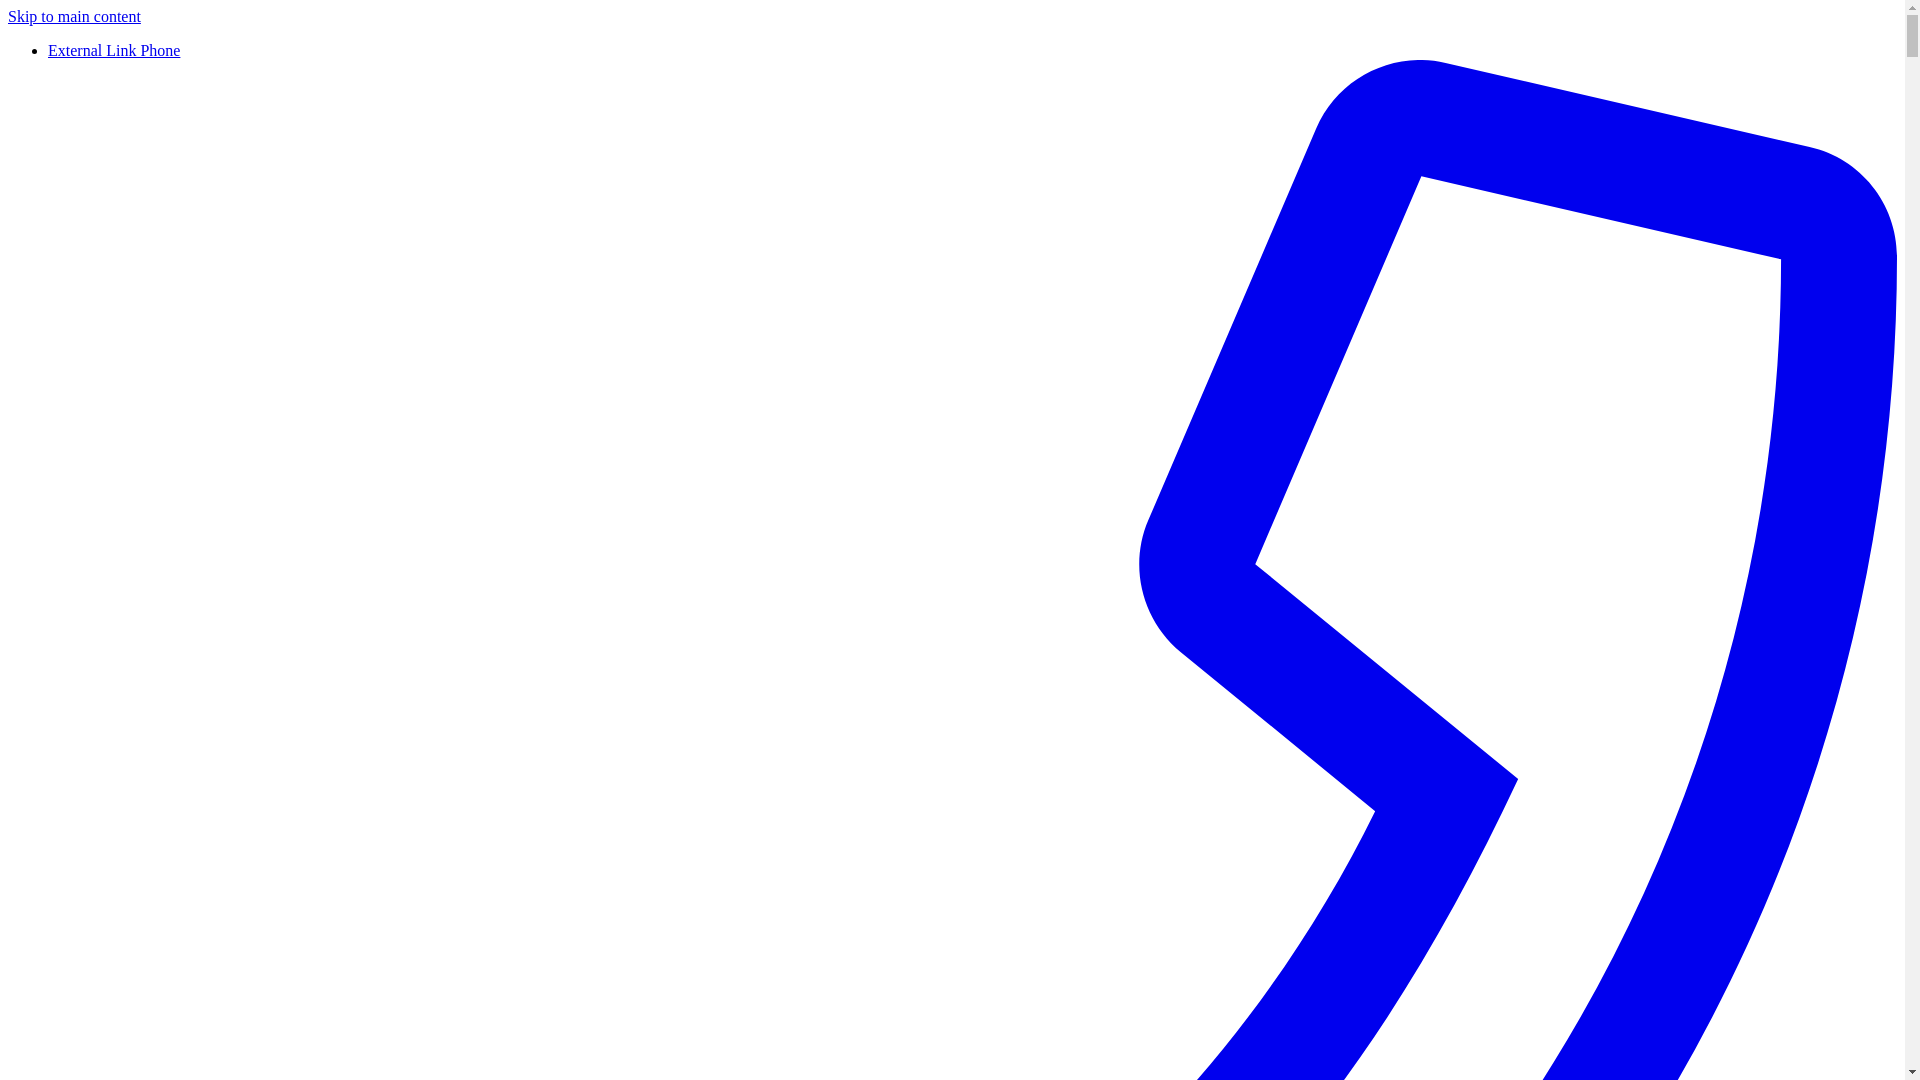  I want to click on 'Skip to main content', so click(74, 16).